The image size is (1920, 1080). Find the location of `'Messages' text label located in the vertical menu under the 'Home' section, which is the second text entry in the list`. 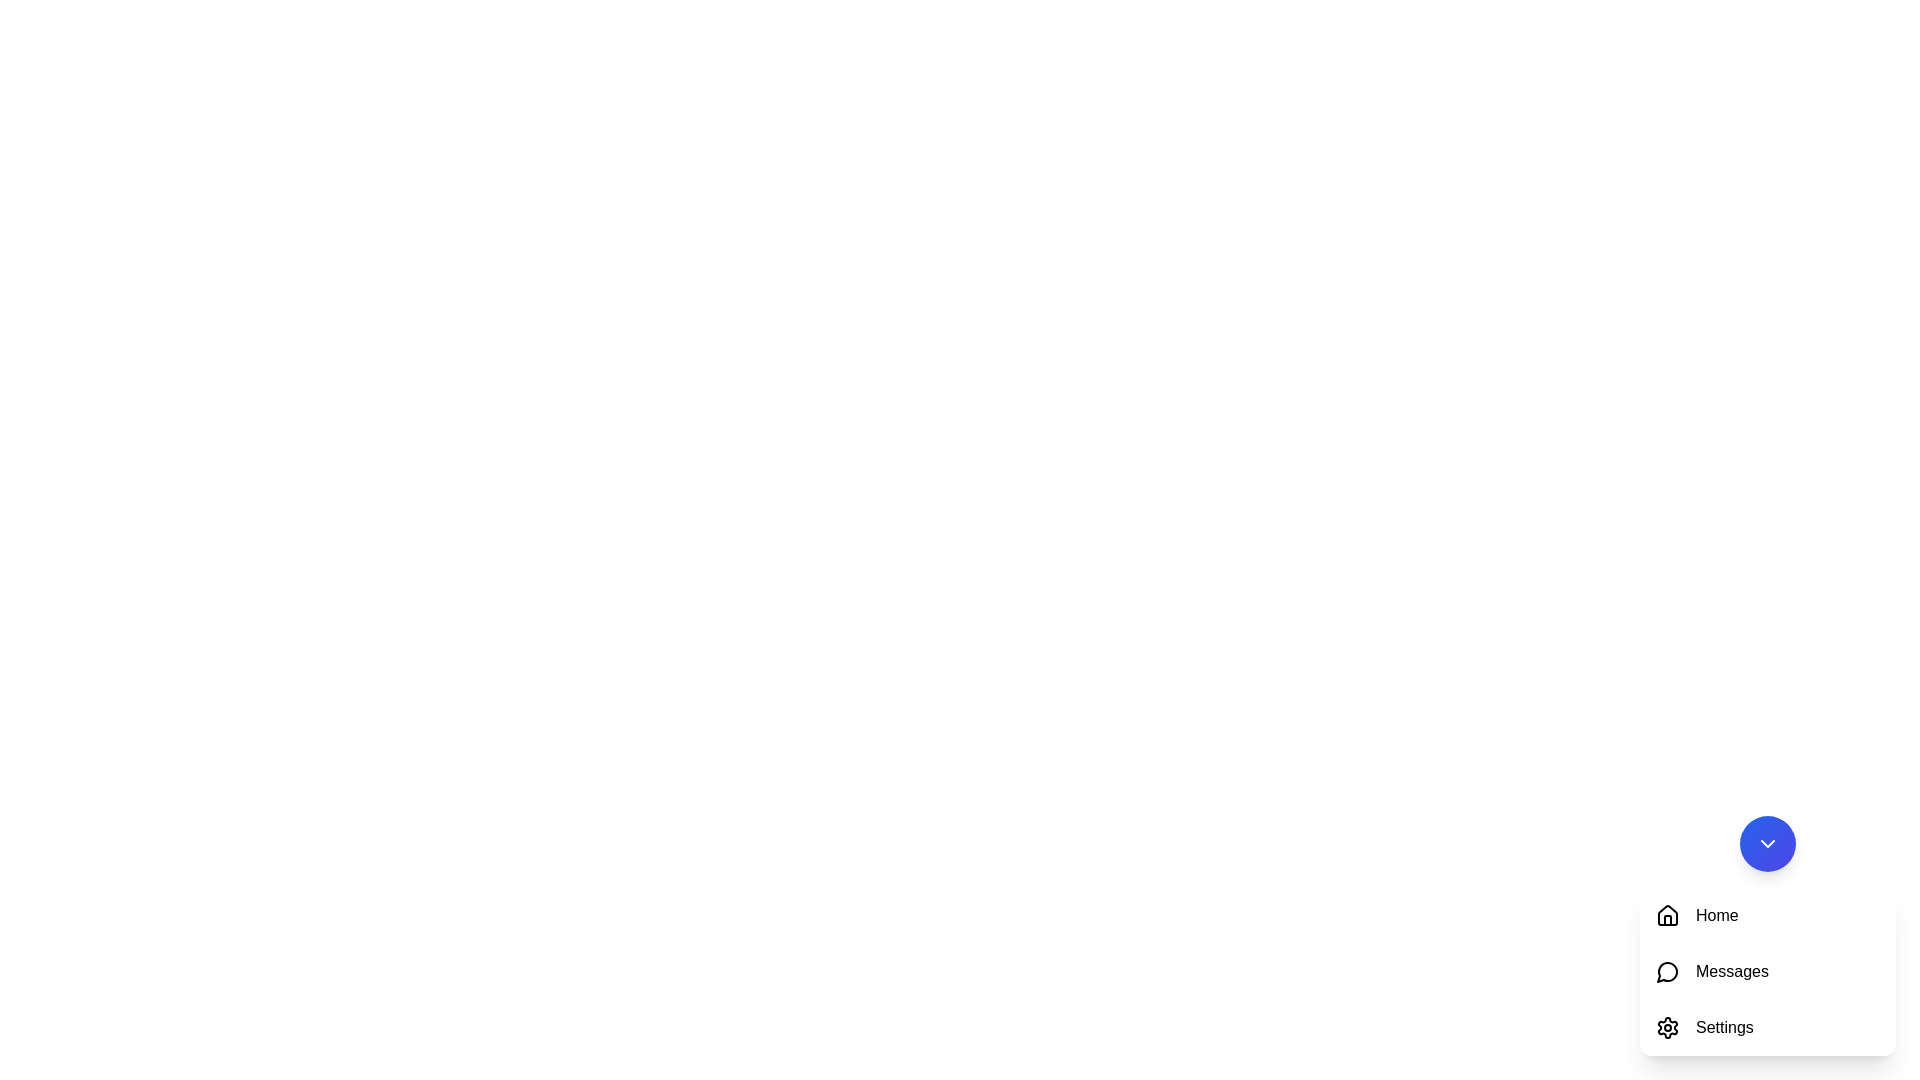

'Messages' text label located in the vertical menu under the 'Home' section, which is the second text entry in the list is located at coordinates (1731, 971).